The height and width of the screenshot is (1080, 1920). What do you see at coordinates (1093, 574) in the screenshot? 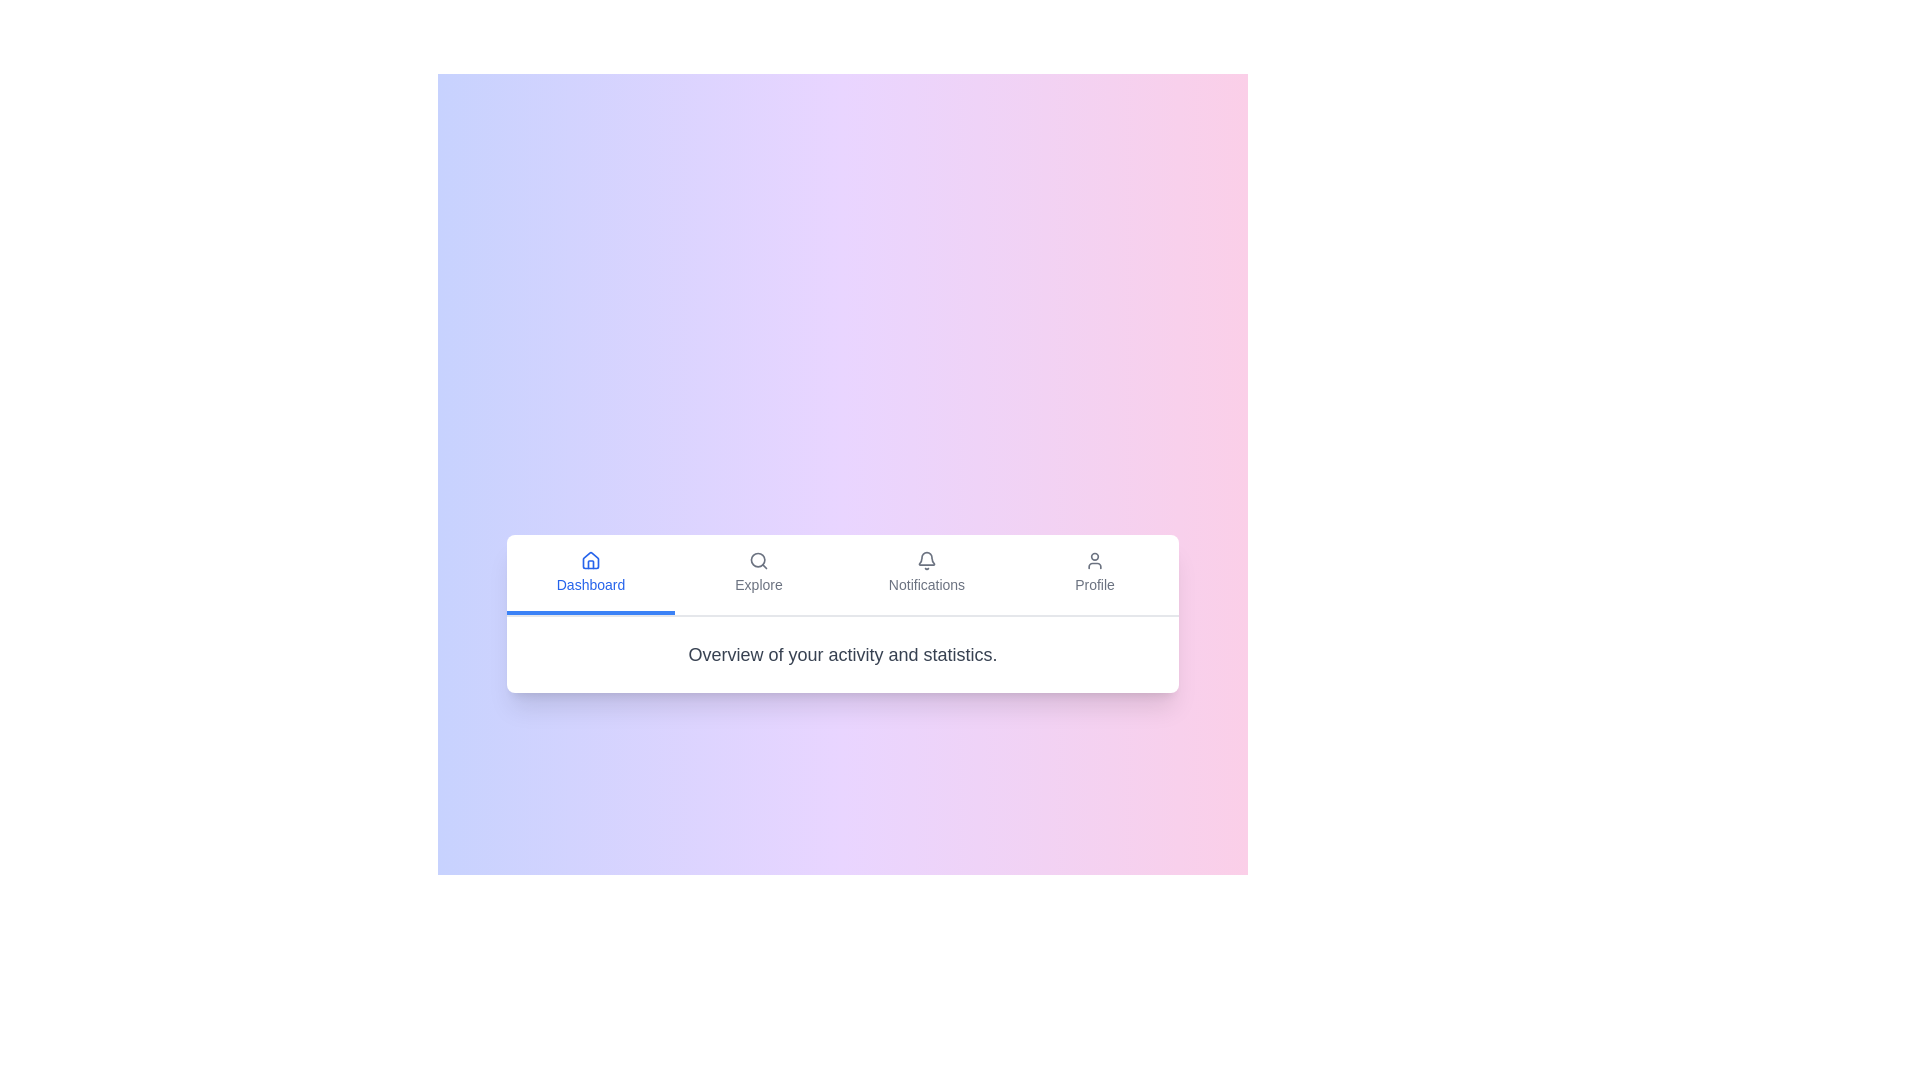
I see `the Profile tab` at bounding box center [1093, 574].